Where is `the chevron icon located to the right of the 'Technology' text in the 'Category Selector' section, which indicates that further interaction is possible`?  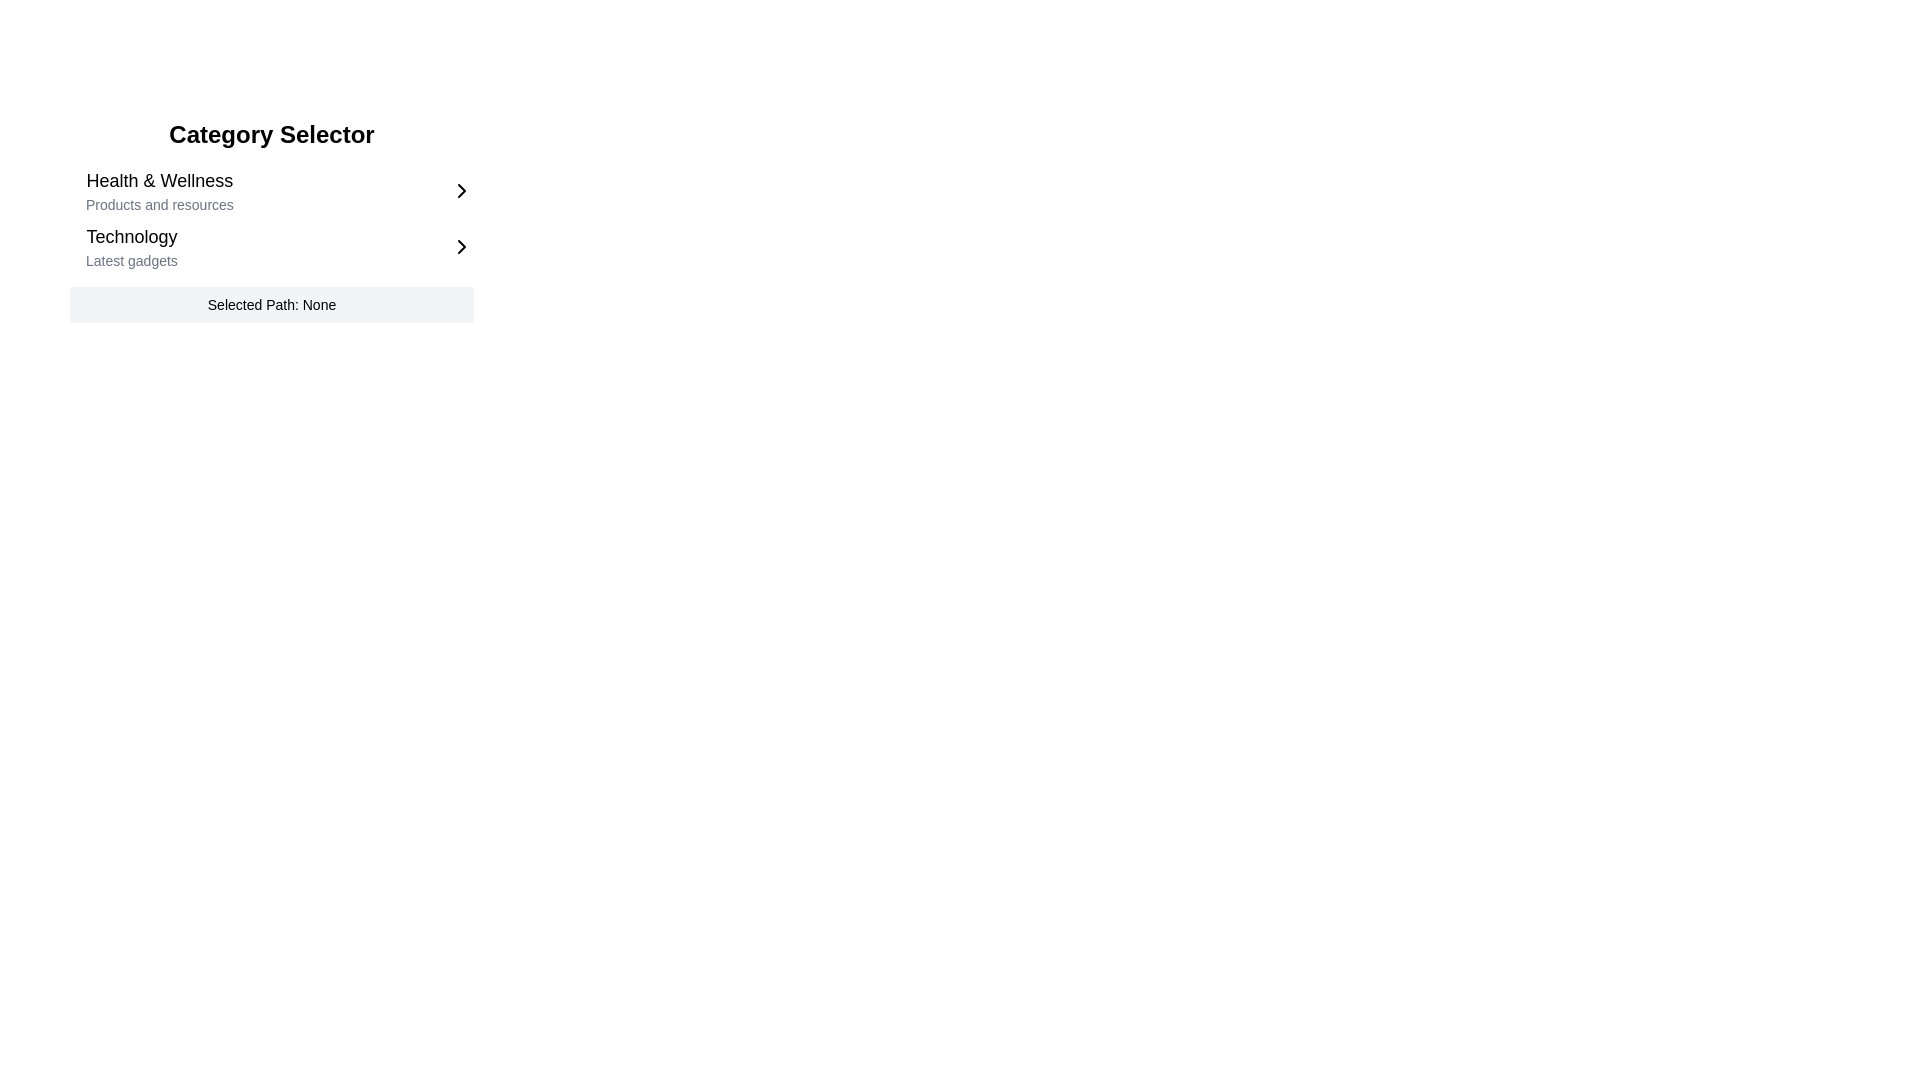 the chevron icon located to the right of the 'Technology' text in the 'Category Selector' section, which indicates that further interaction is possible is located at coordinates (460, 245).